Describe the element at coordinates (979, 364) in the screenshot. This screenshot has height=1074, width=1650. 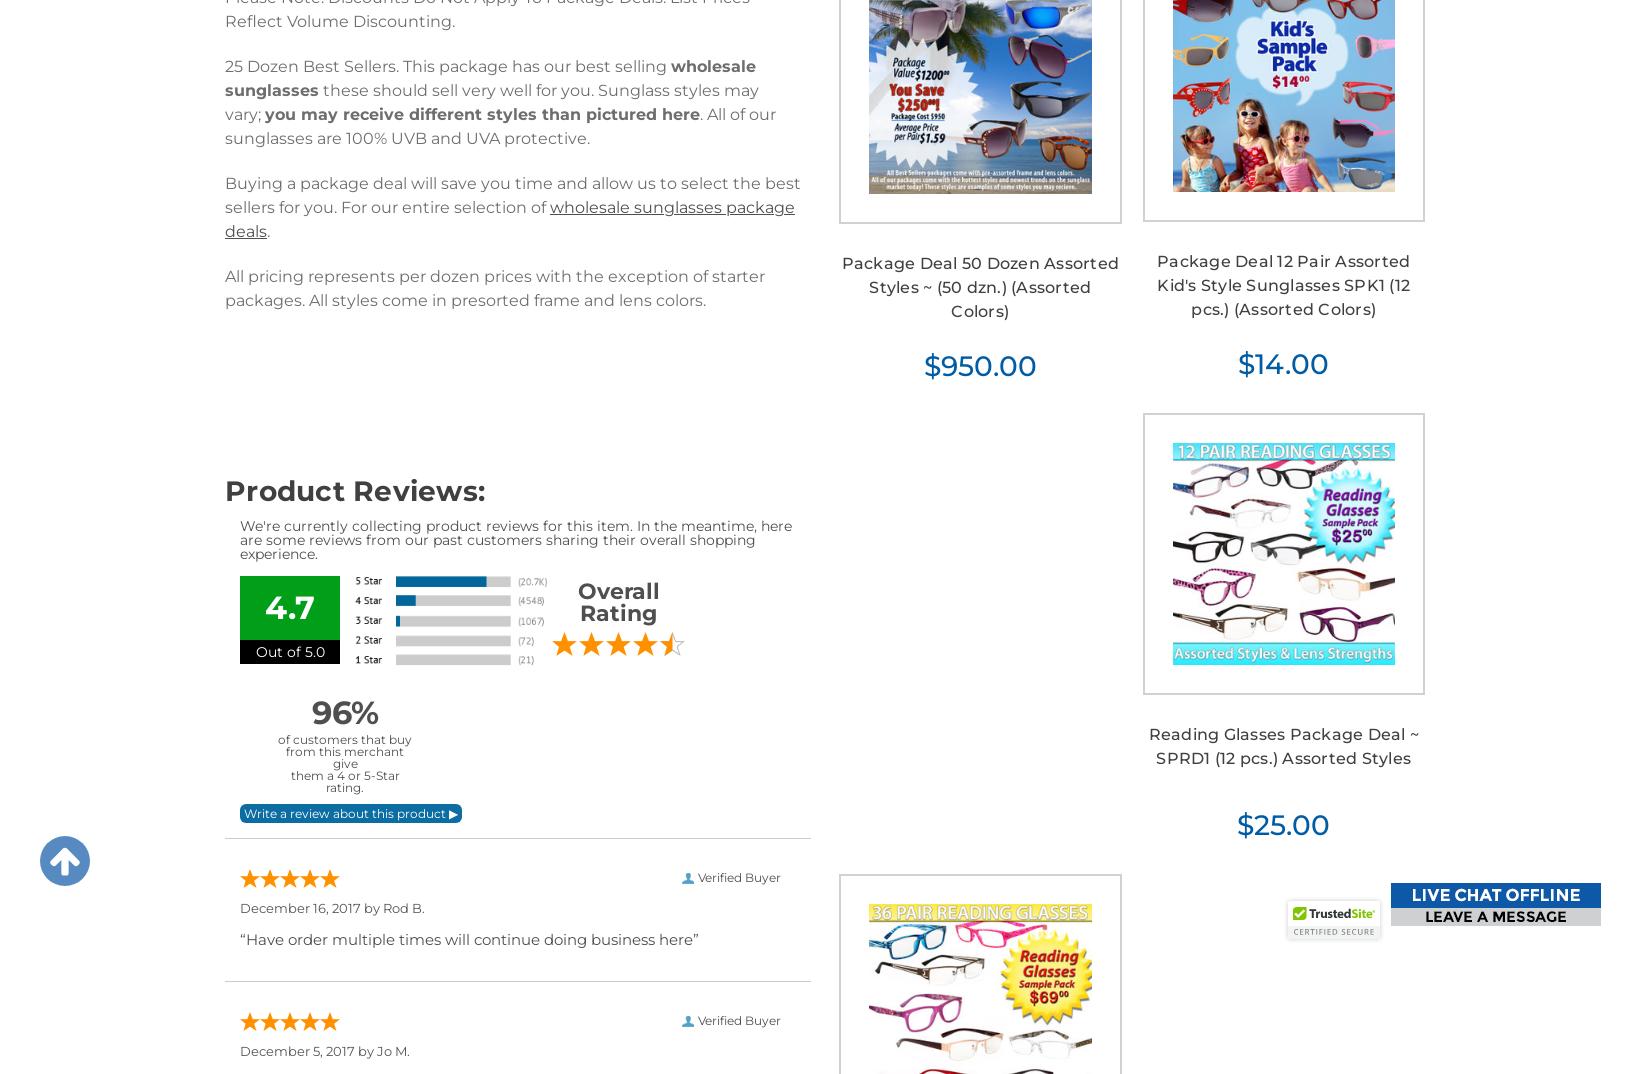
I see `'$950.00'` at that location.